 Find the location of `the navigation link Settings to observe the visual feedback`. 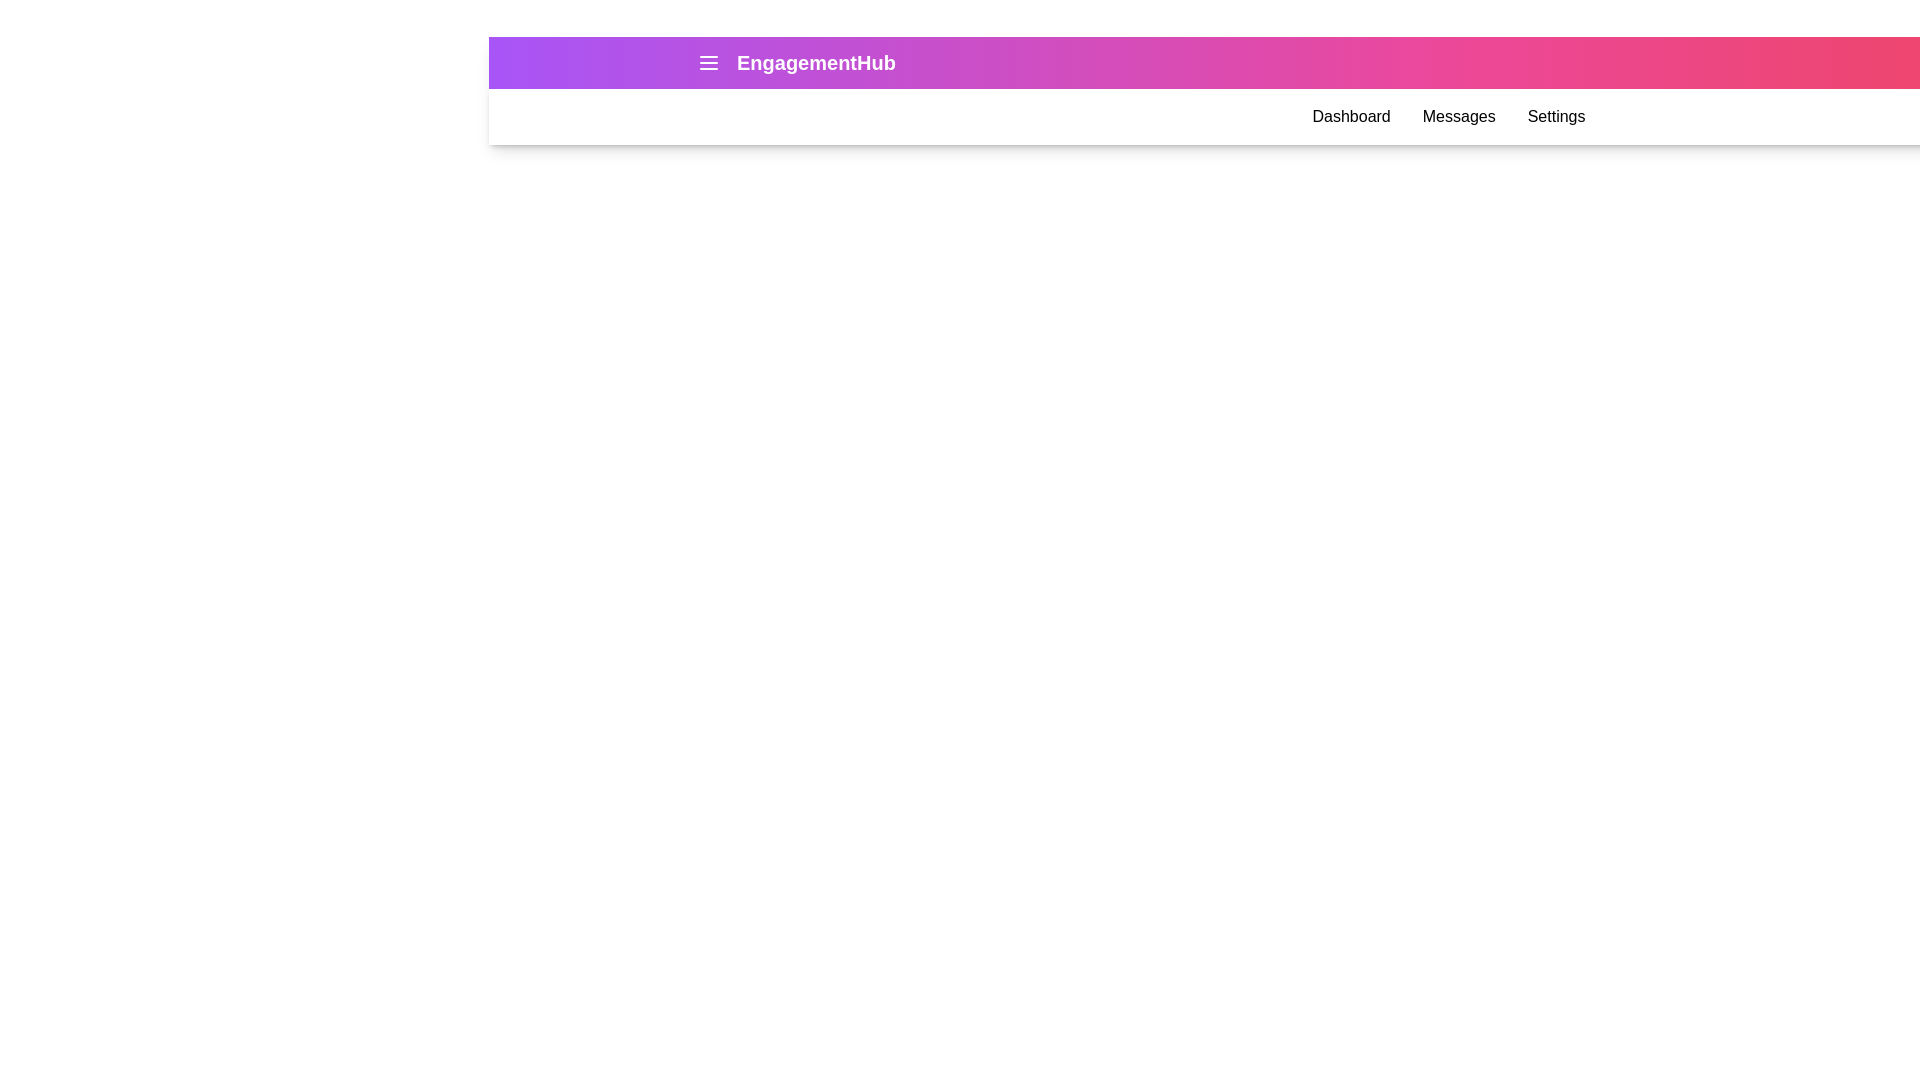

the navigation link Settings to observe the visual feedback is located at coordinates (1555, 116).